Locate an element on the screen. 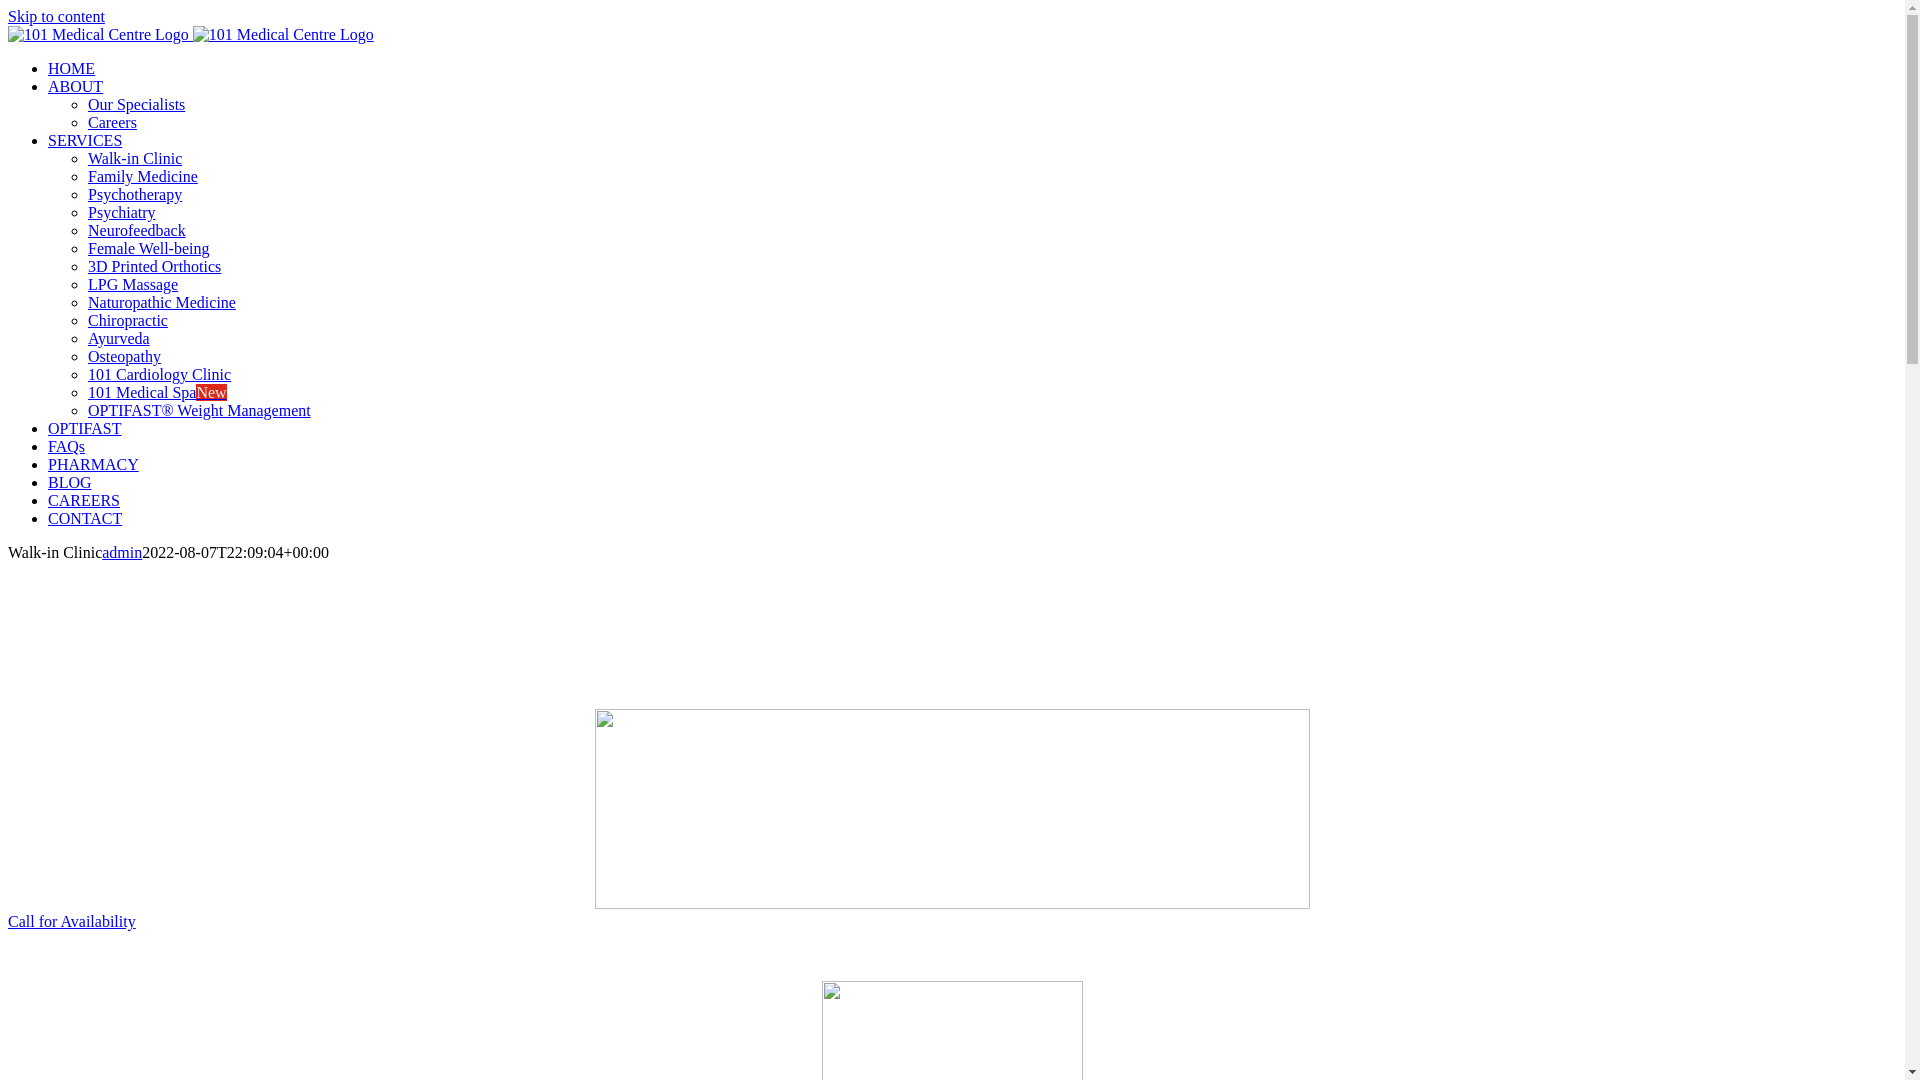 This screenshot has width=1920, height=1080. 'FAQs' is located at coordinates (66, 445).